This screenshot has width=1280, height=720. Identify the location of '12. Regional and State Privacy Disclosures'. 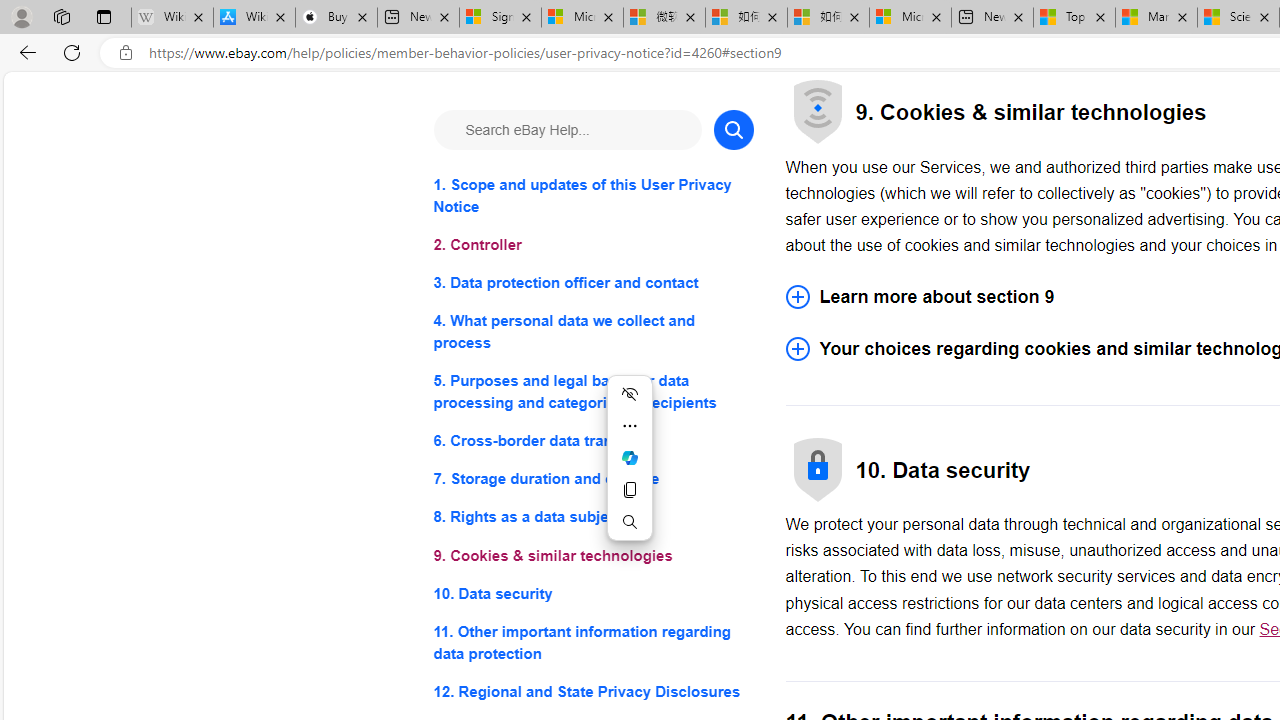
(592, 690).